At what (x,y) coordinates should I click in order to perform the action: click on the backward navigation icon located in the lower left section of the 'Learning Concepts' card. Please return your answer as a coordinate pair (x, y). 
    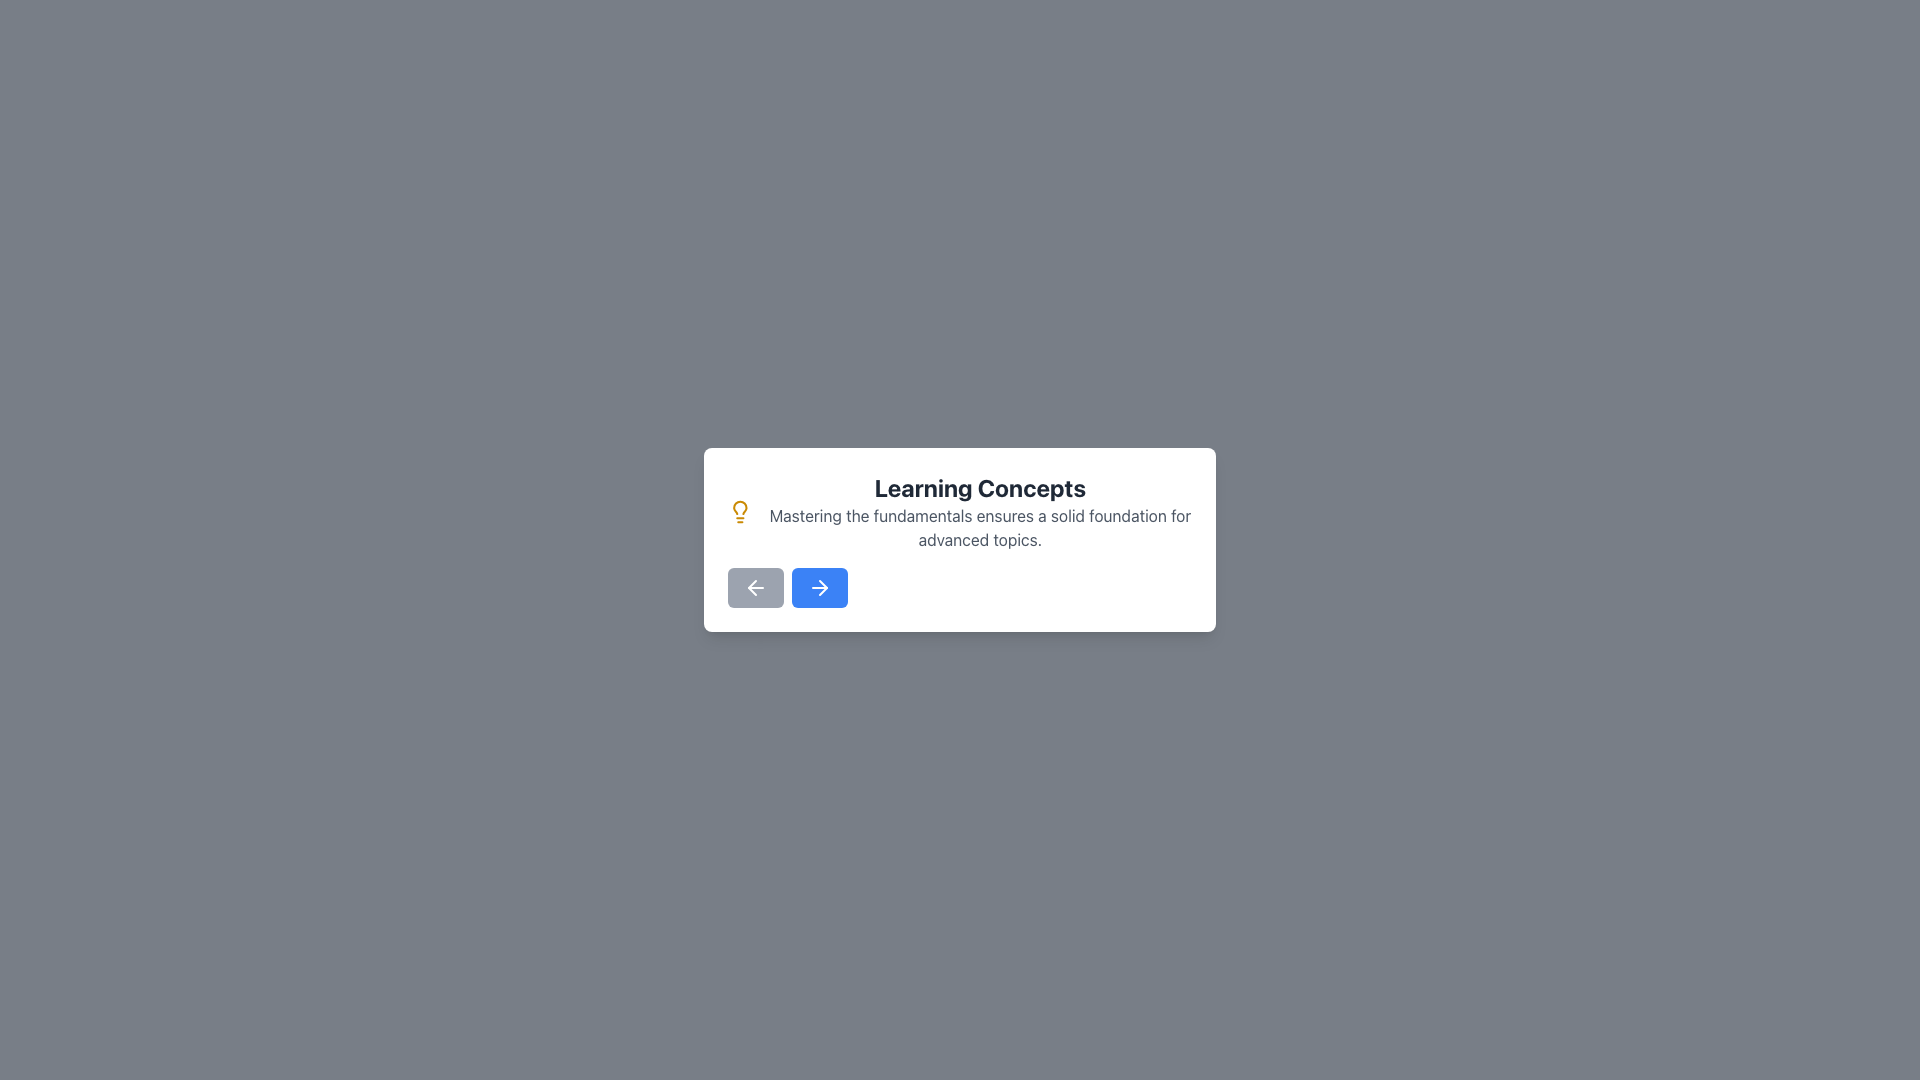
    Looking at the image, I should click on (751, 586).